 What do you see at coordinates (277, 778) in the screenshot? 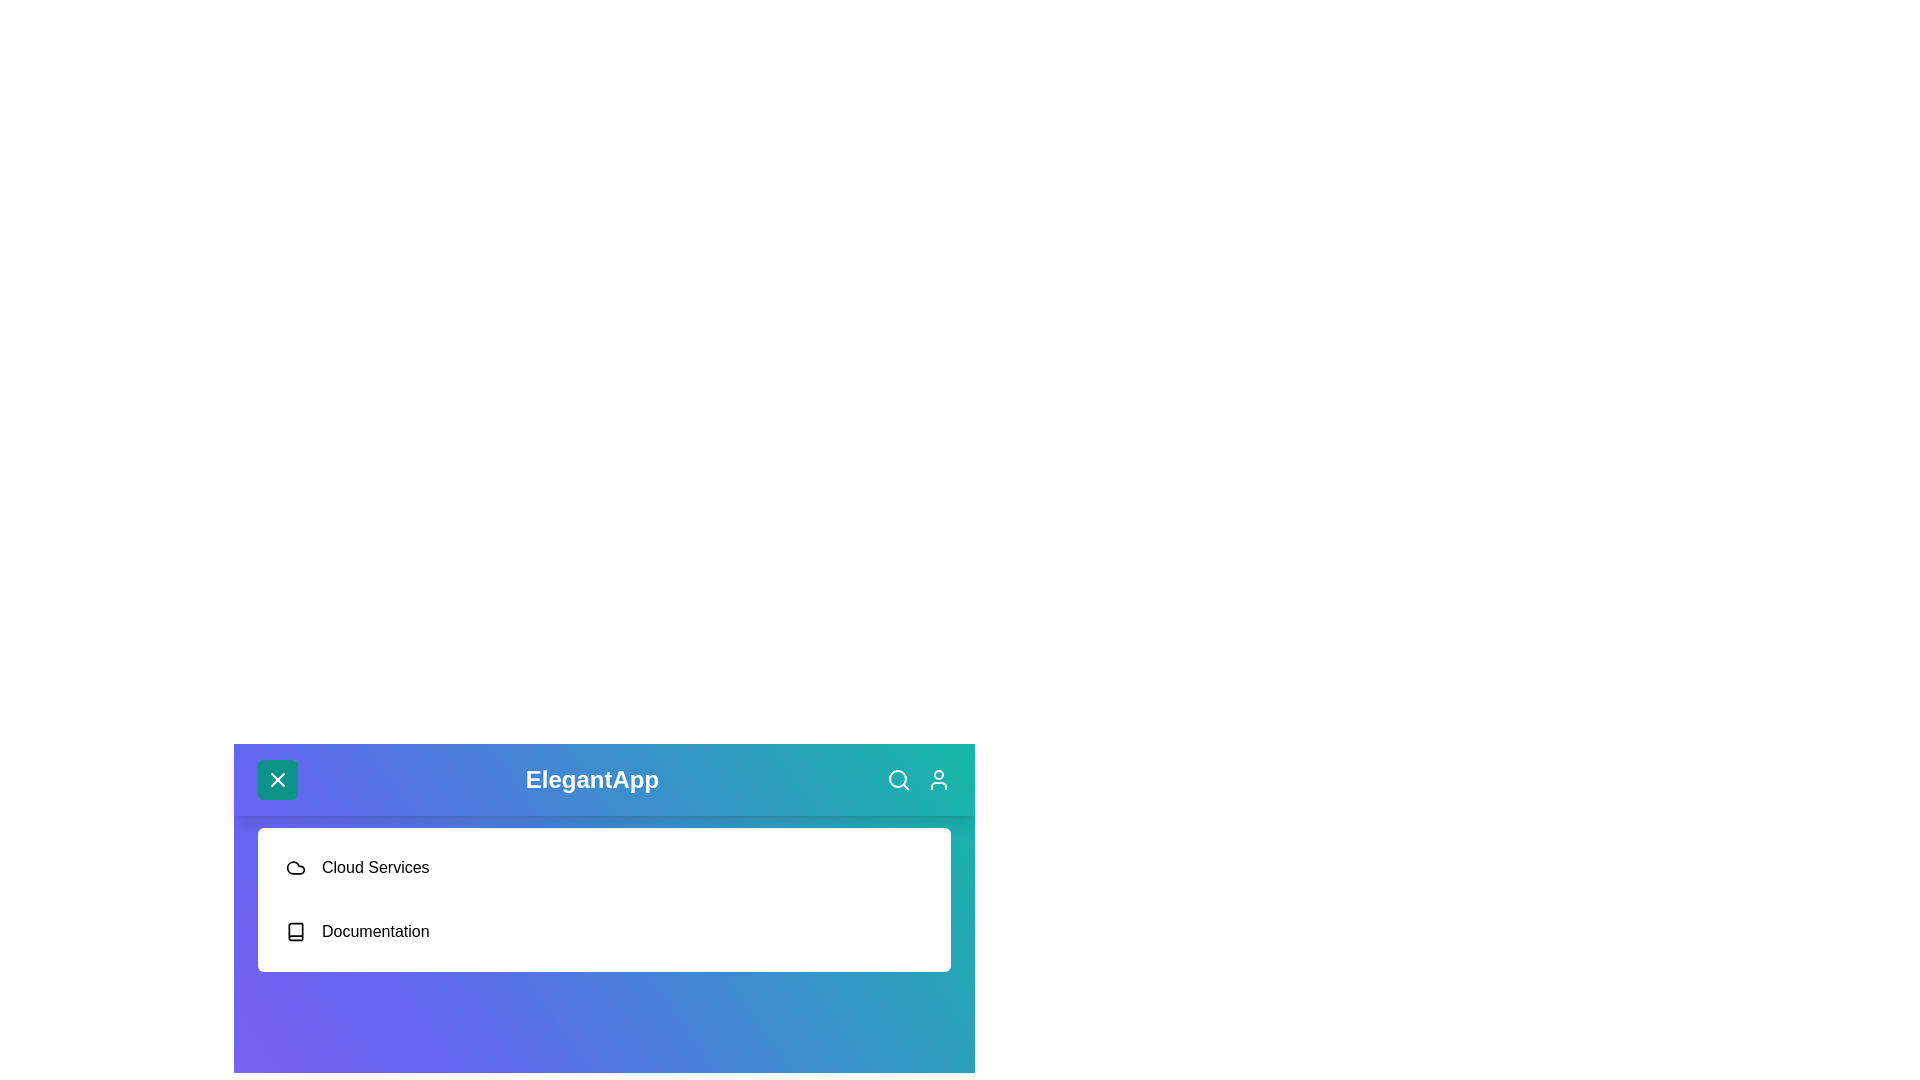
I see `the left button to toggle the menu visibility` at bounding box center [277, 778].